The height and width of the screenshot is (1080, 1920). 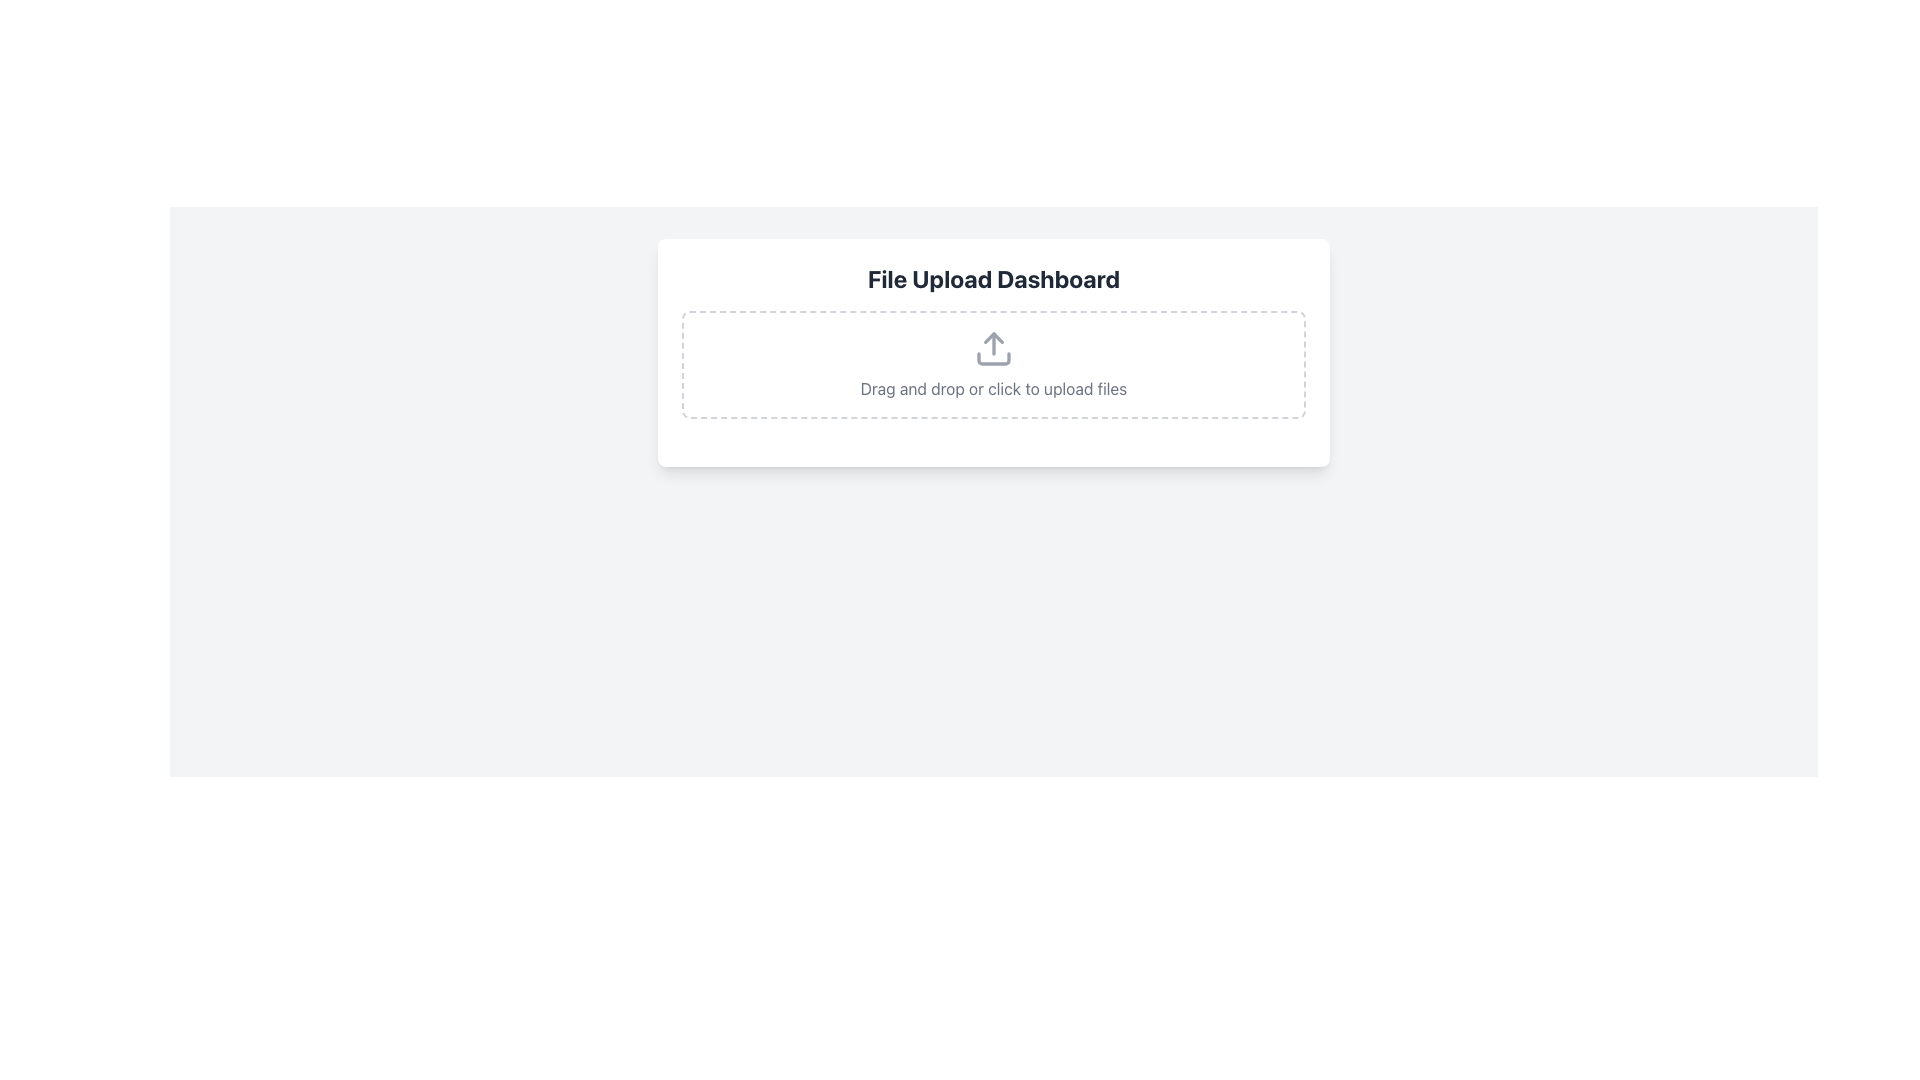 What do you see at coordinates (993, 389) in the screenshot?
I see `instructions displayed in the text label that says 'Drag and drop or click to upload files', which is centrally aligned below the upload area in the 'File Upload Dashboard'` at bounding box center [993, 389].